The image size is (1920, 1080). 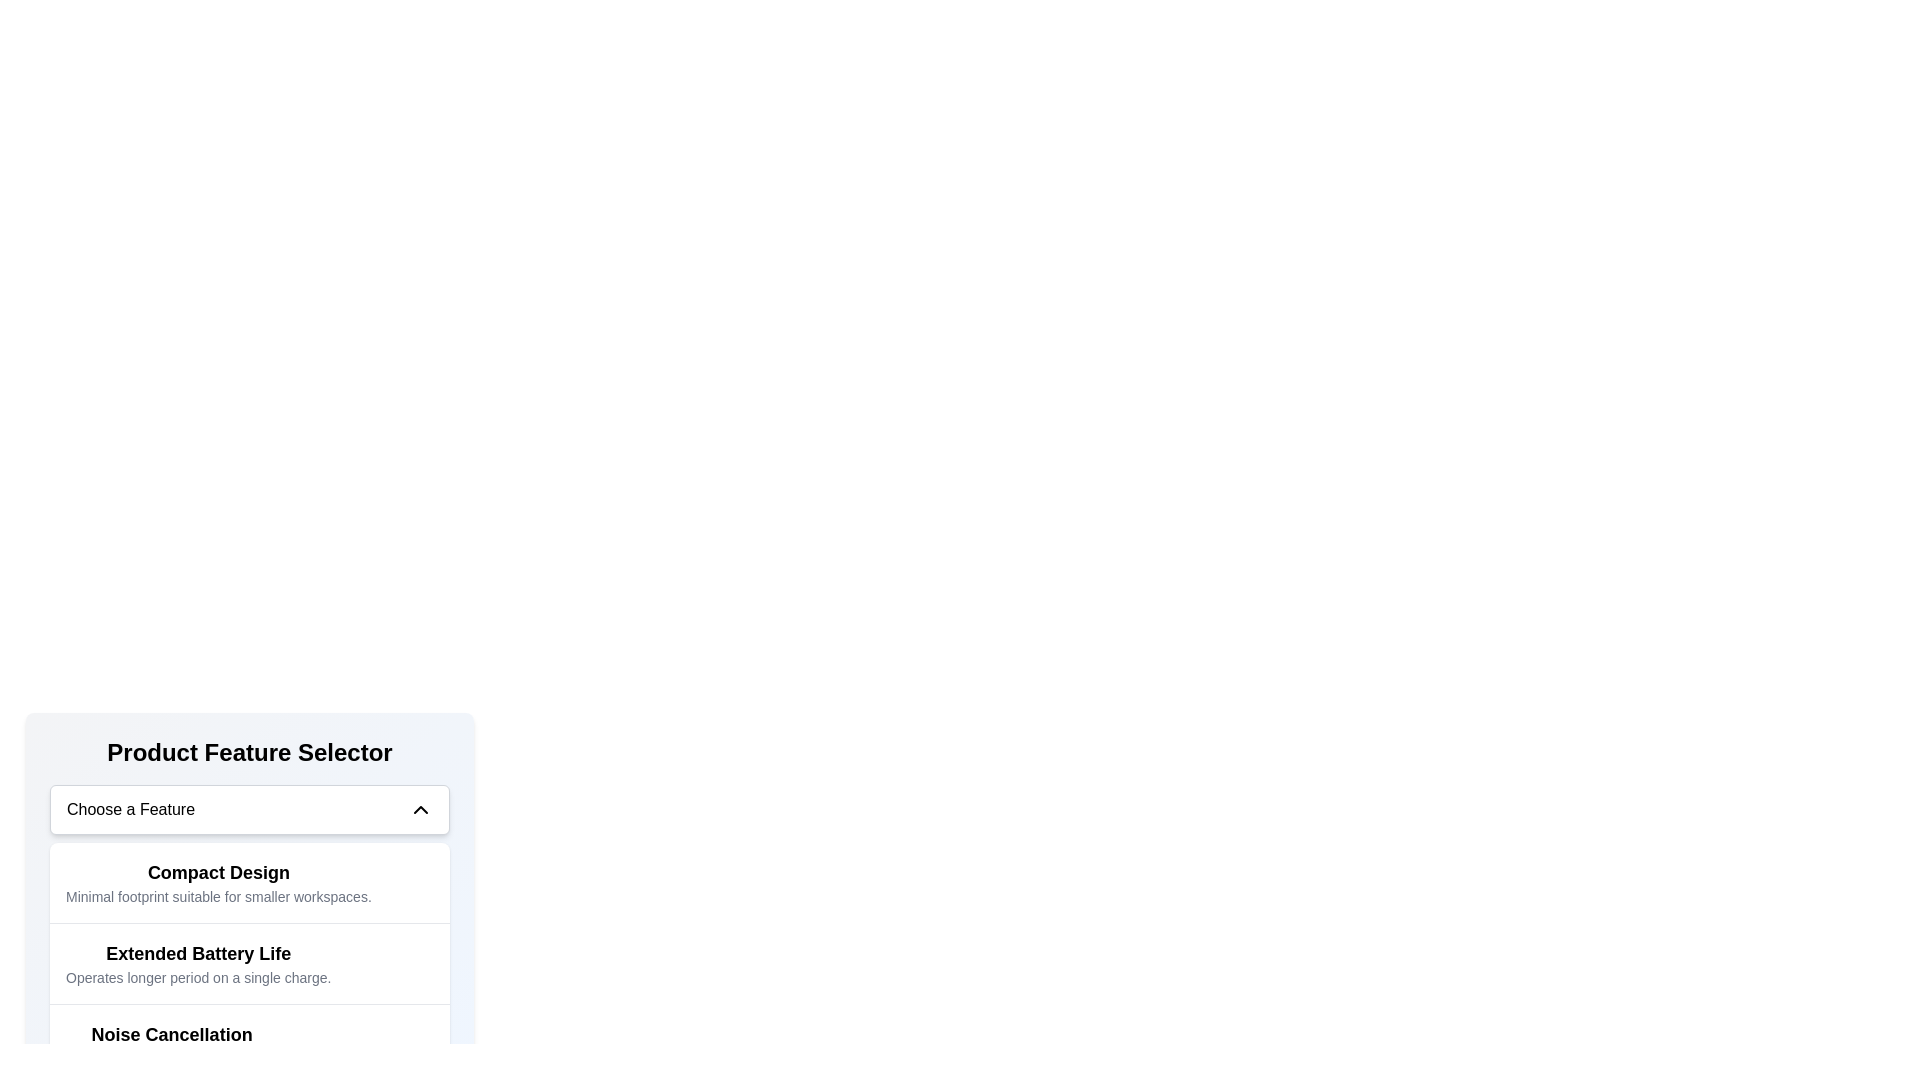 I want to click on text content of the 'Extended Battery Life' element, which includes the title styled in bold and large font and the description styled in smaller and lighter font, located in the second card under the 'Product Feature Selector' section, so click(x=198, y=963).